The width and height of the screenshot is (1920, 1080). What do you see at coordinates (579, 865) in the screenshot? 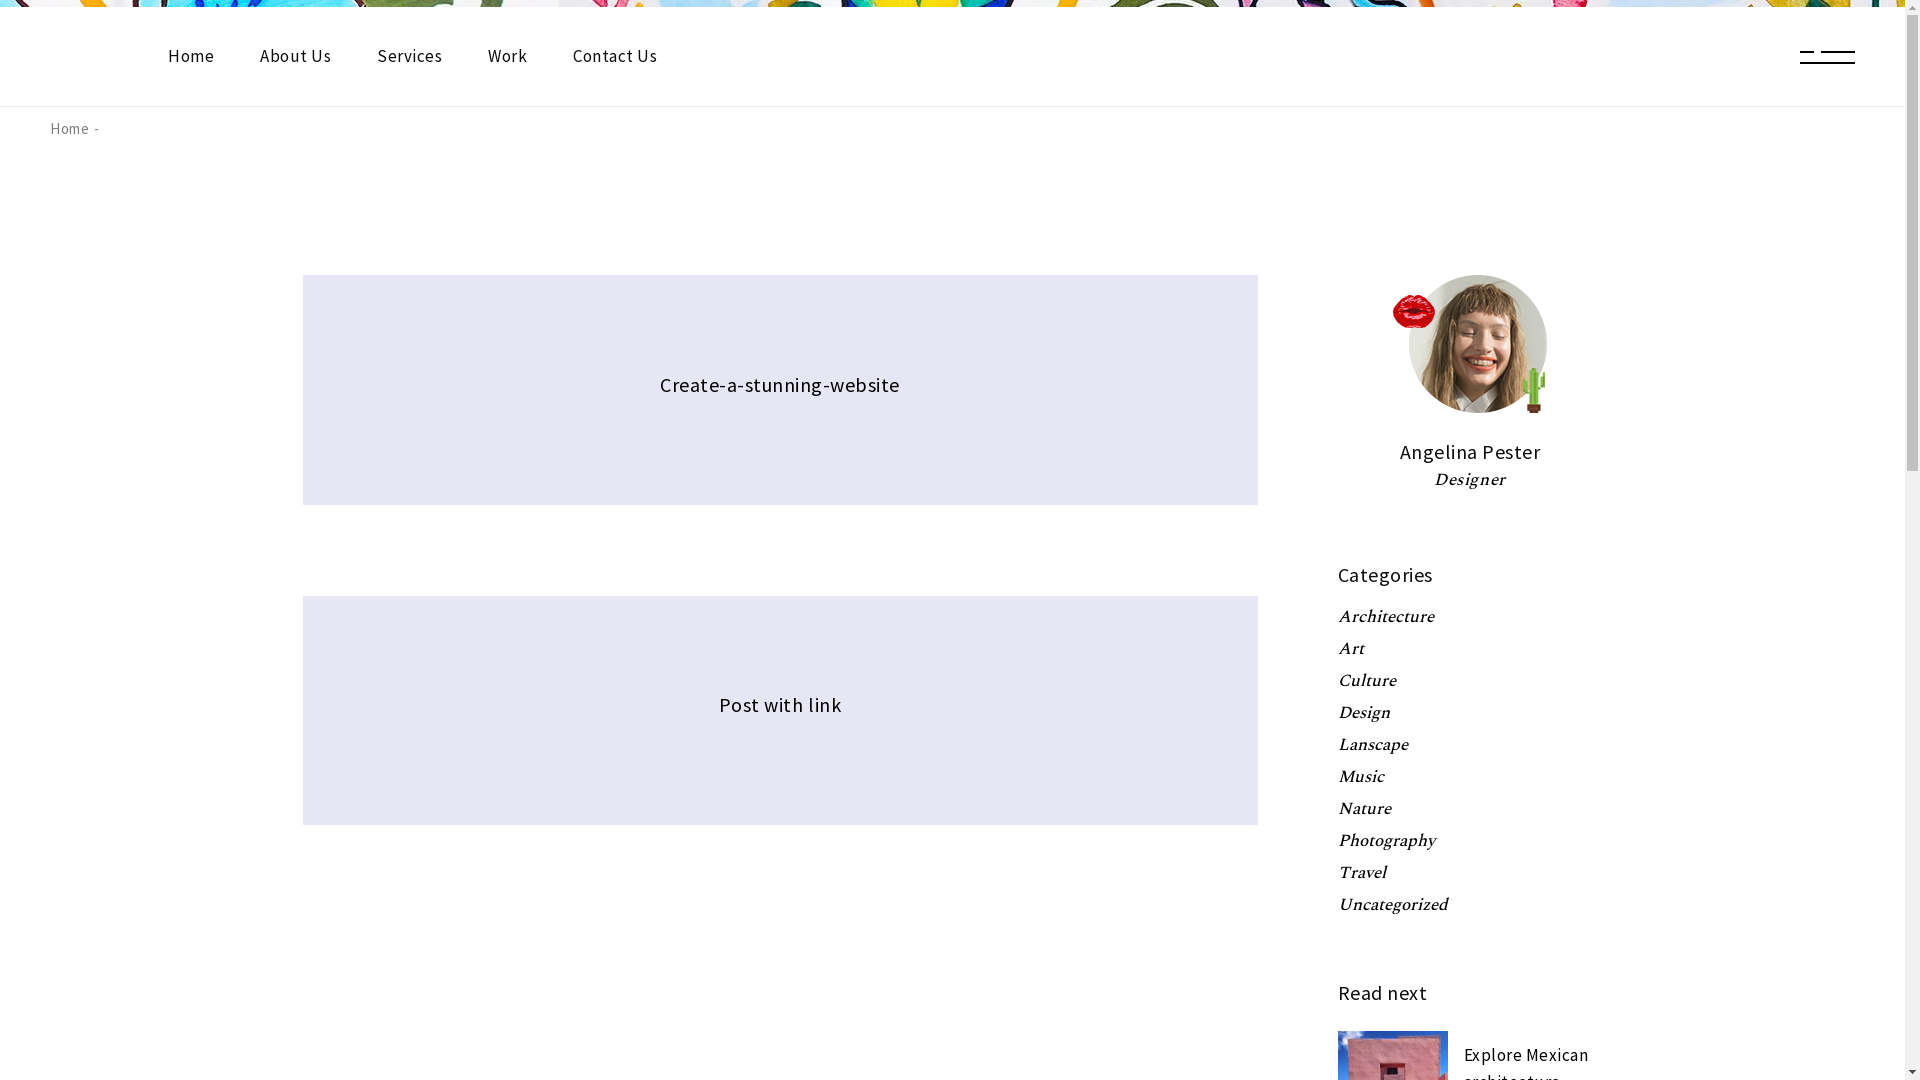
I see `'Elkas Digital'` at bounding box center [579, 865].